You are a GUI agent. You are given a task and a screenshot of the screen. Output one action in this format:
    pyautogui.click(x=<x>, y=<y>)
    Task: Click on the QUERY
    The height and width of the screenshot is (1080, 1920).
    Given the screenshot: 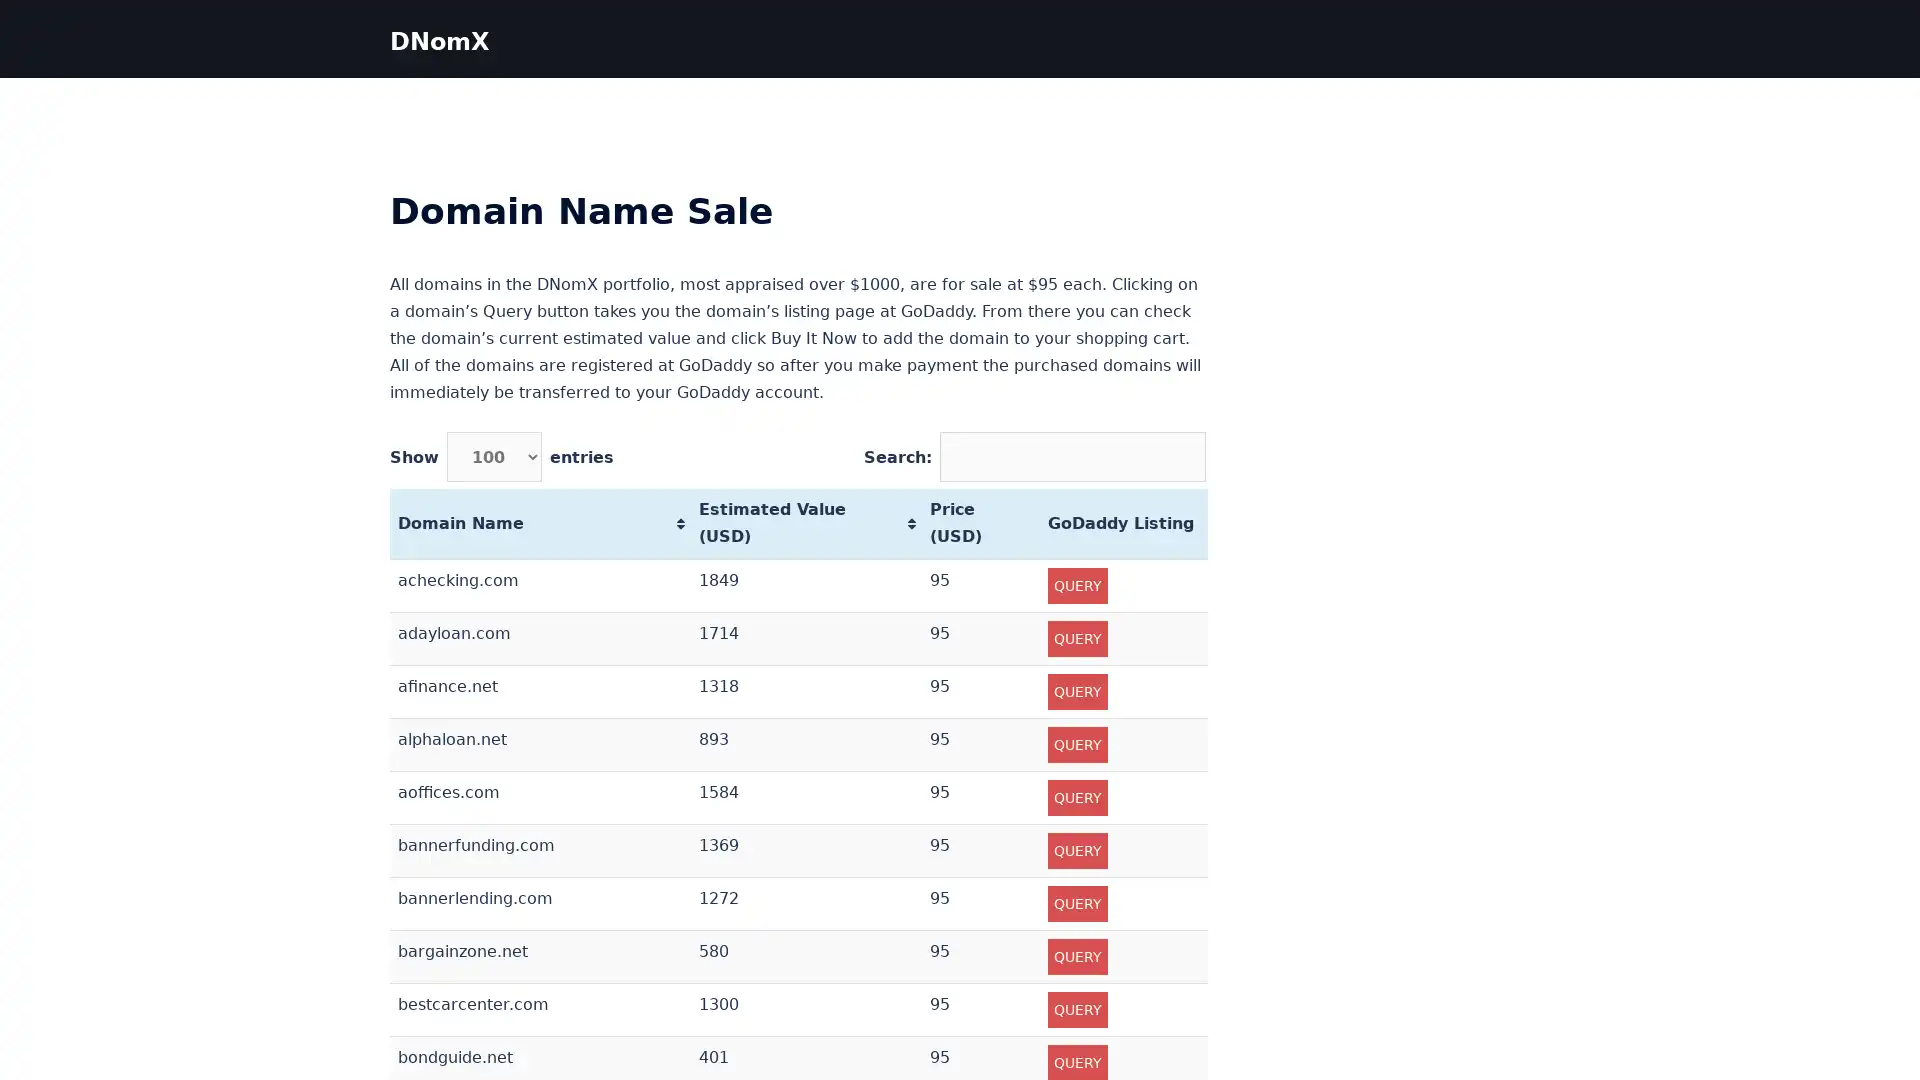 What is the action you would take?
    pyautogui.click(x=1075, y=744)
    